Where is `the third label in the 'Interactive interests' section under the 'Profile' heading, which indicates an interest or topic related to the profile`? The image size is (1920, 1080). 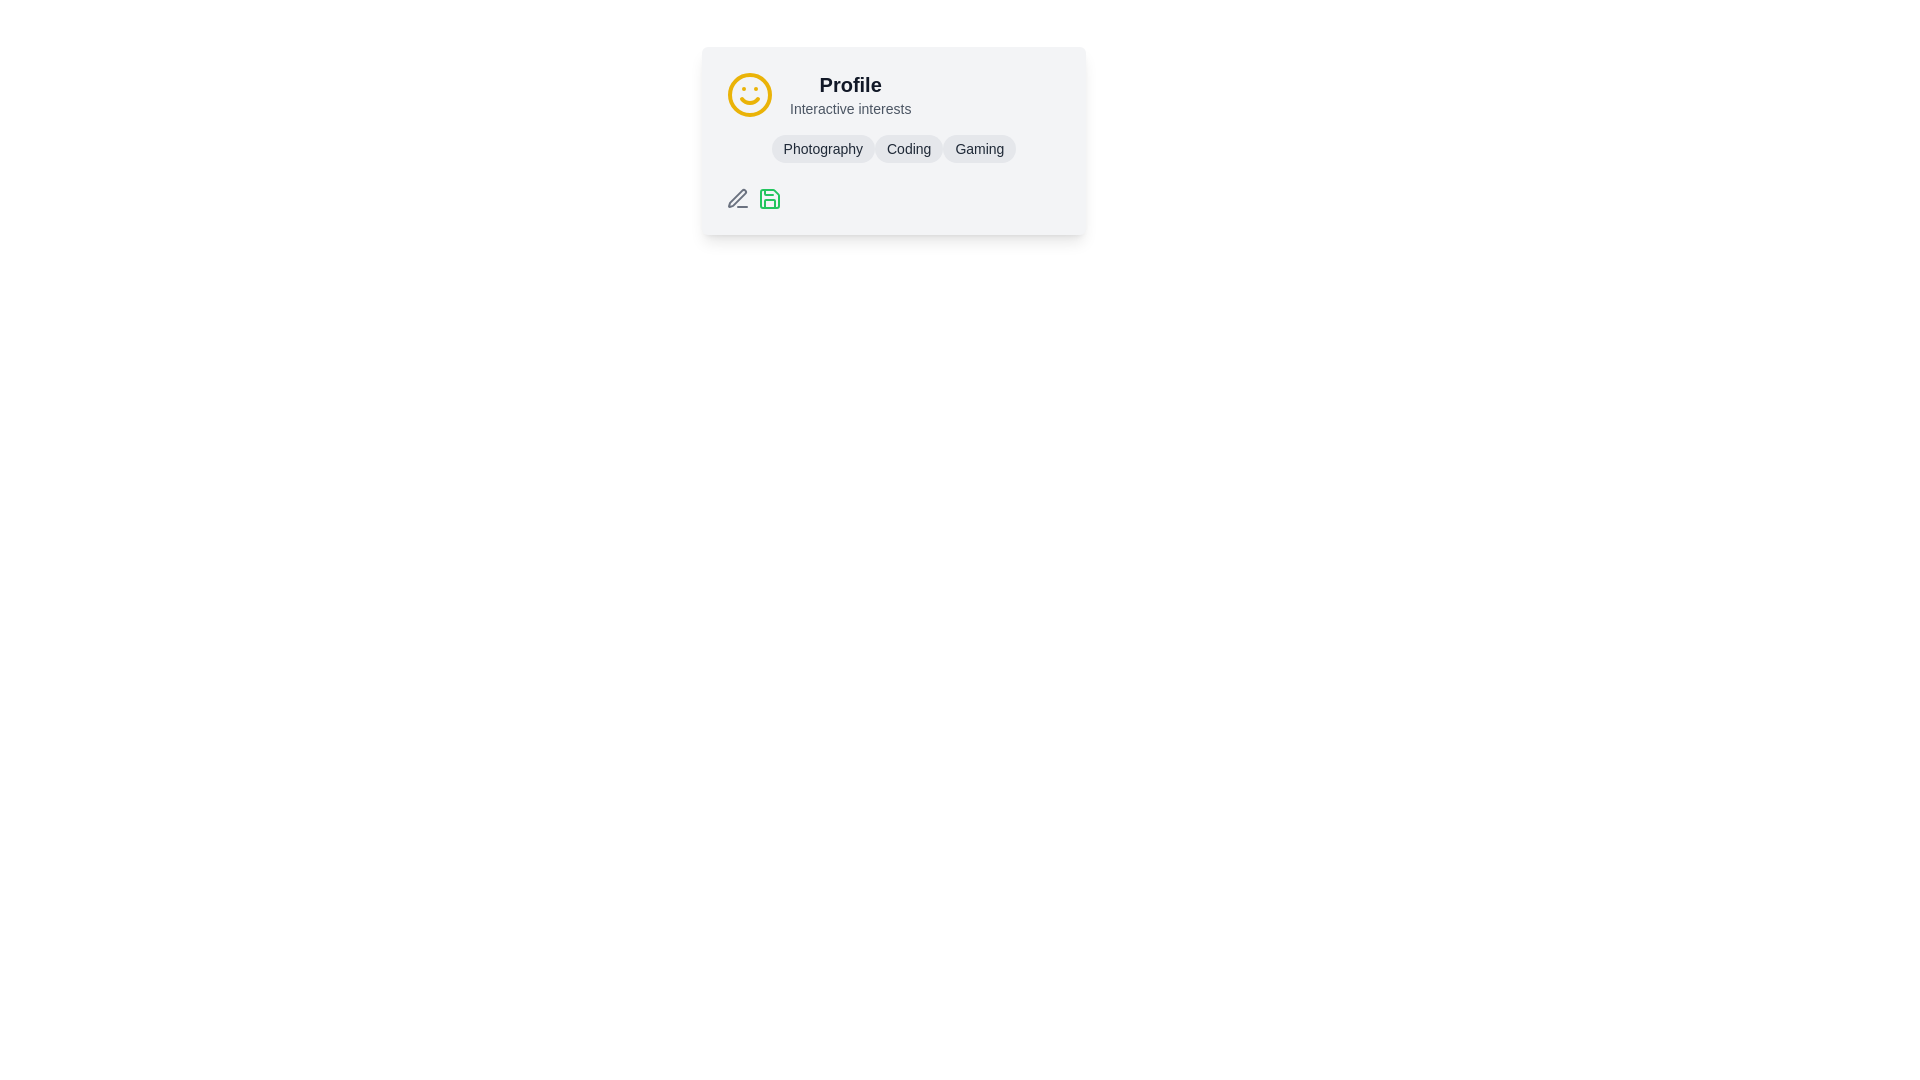 the third label in the 'Interactive interests' section under the 'Profile' heading, which indicates an interest or topic related to the profile is located at coordinates (979, 148).